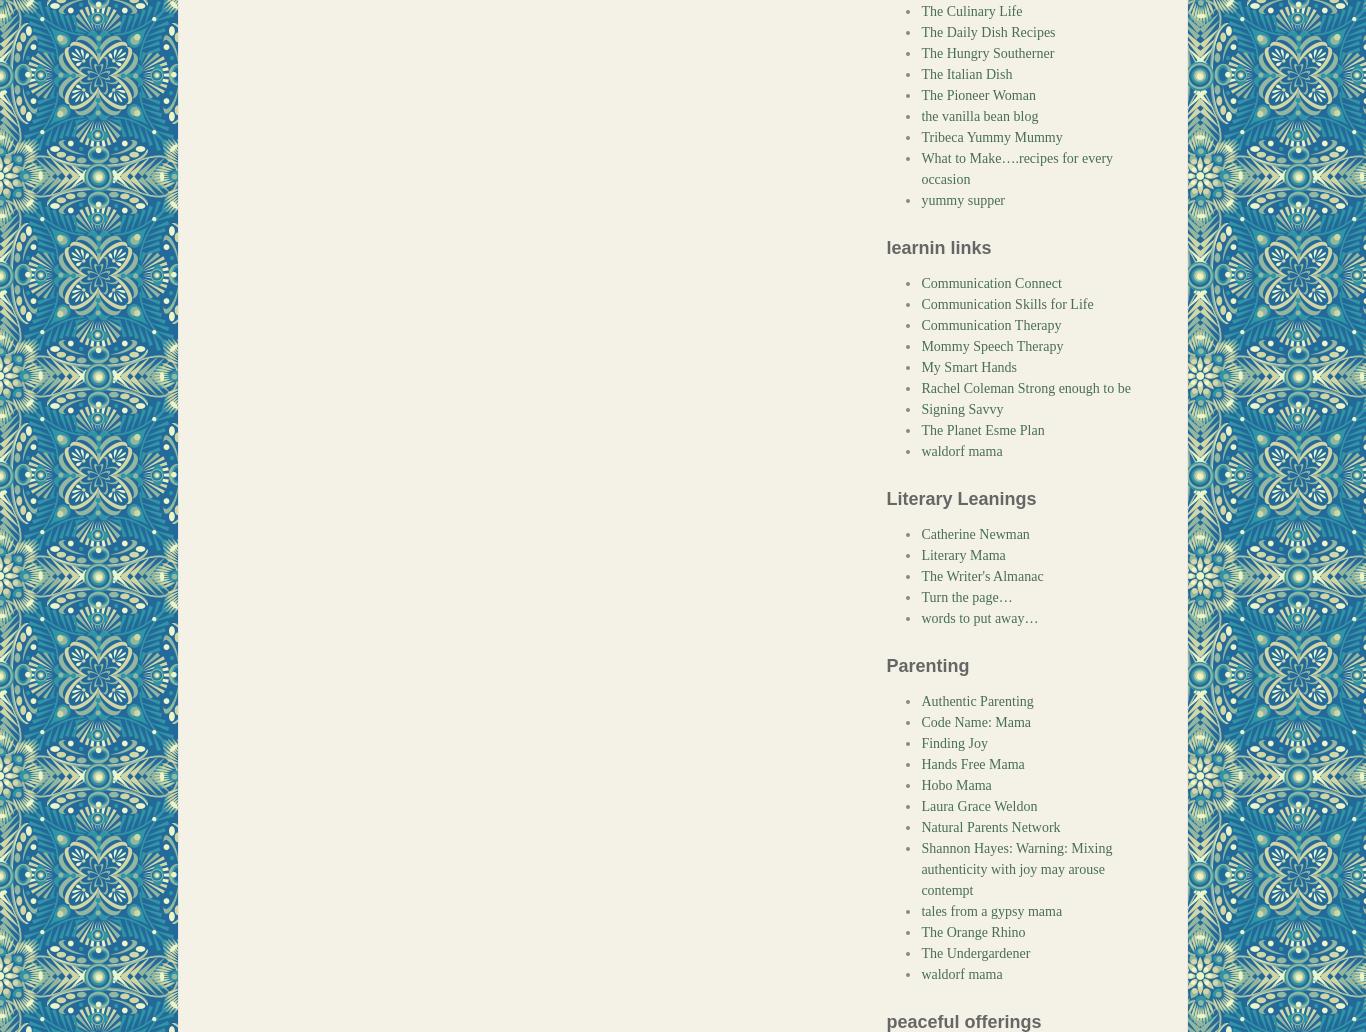 The height and width of the screenshot is (1032, 1366). Describe the element at coordinates (1016, 168) in the screenshot. I see `'What to Make….recipes for every occasion'` at that location.